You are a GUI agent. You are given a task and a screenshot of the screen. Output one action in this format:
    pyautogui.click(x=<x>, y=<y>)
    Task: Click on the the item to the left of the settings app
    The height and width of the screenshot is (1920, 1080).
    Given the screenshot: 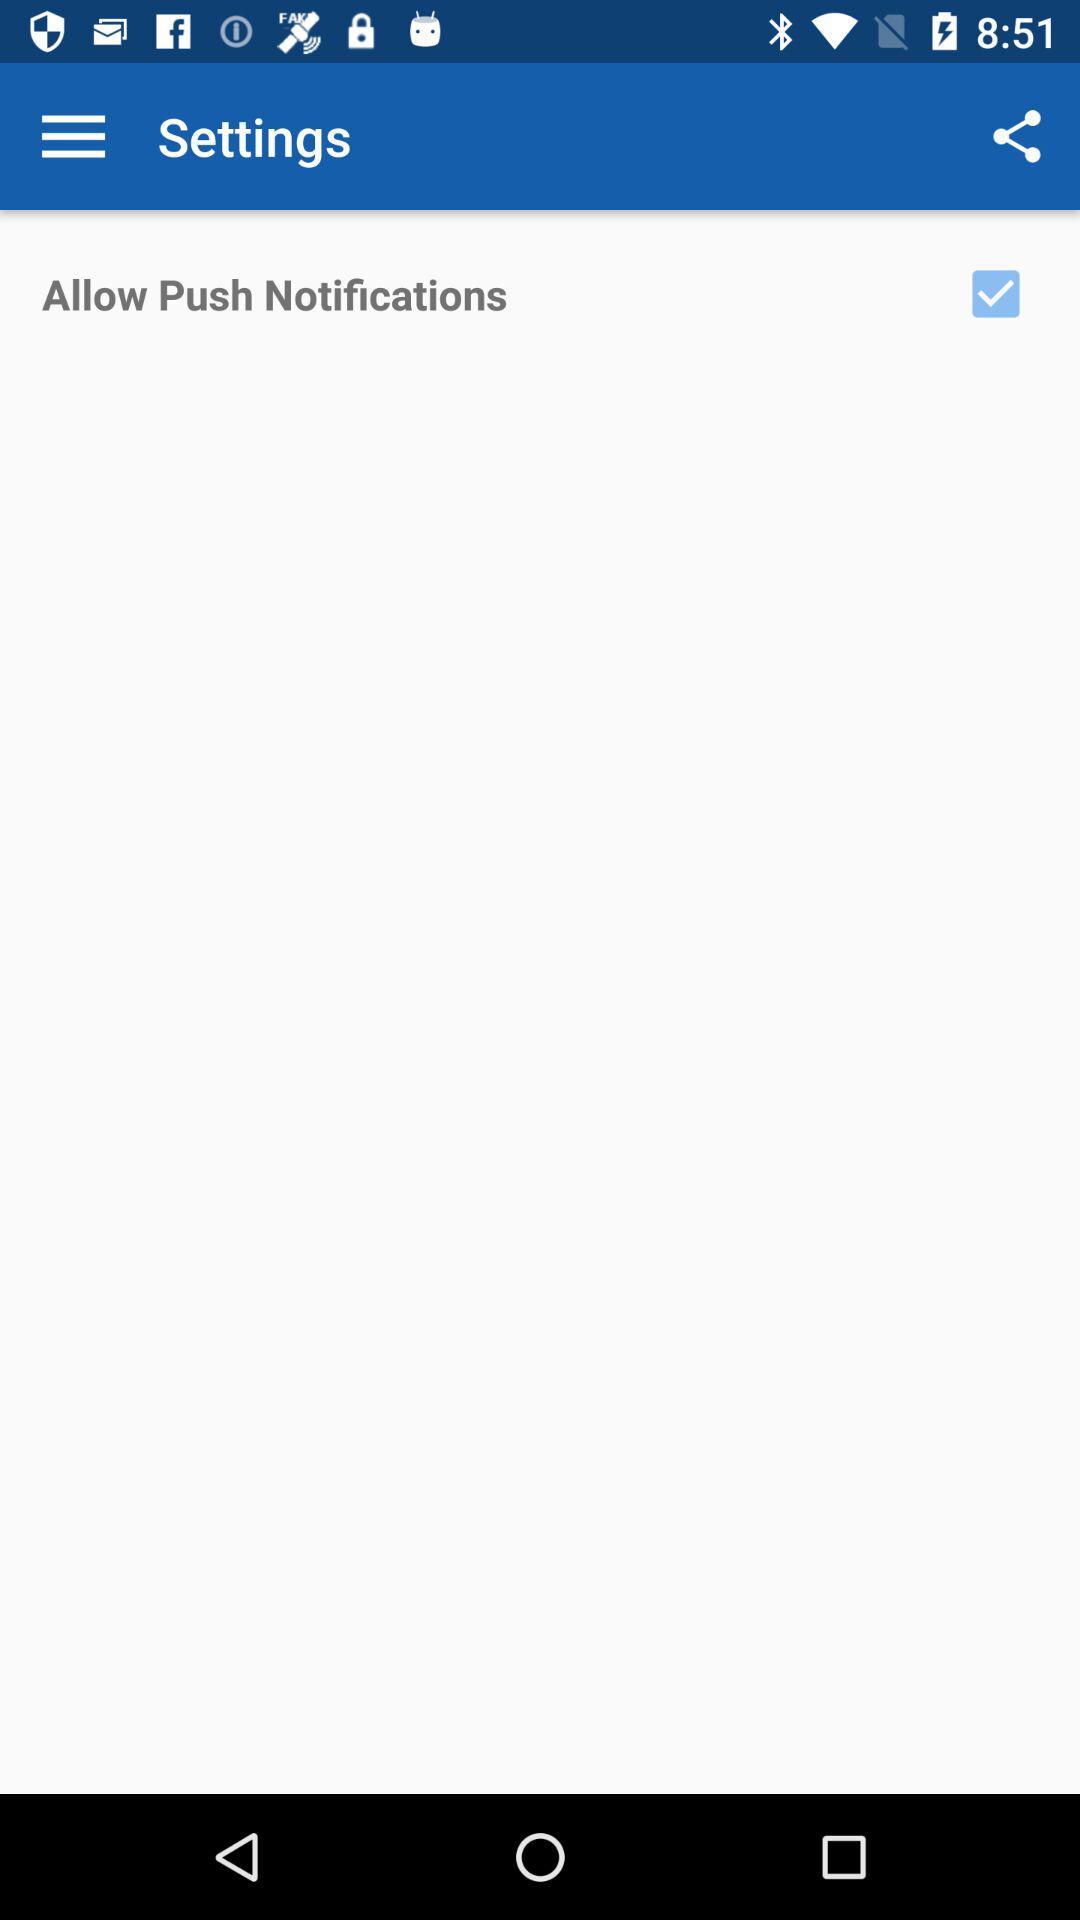 What is the action you would take?
    pyautogui.click(x=72, y=135)
    